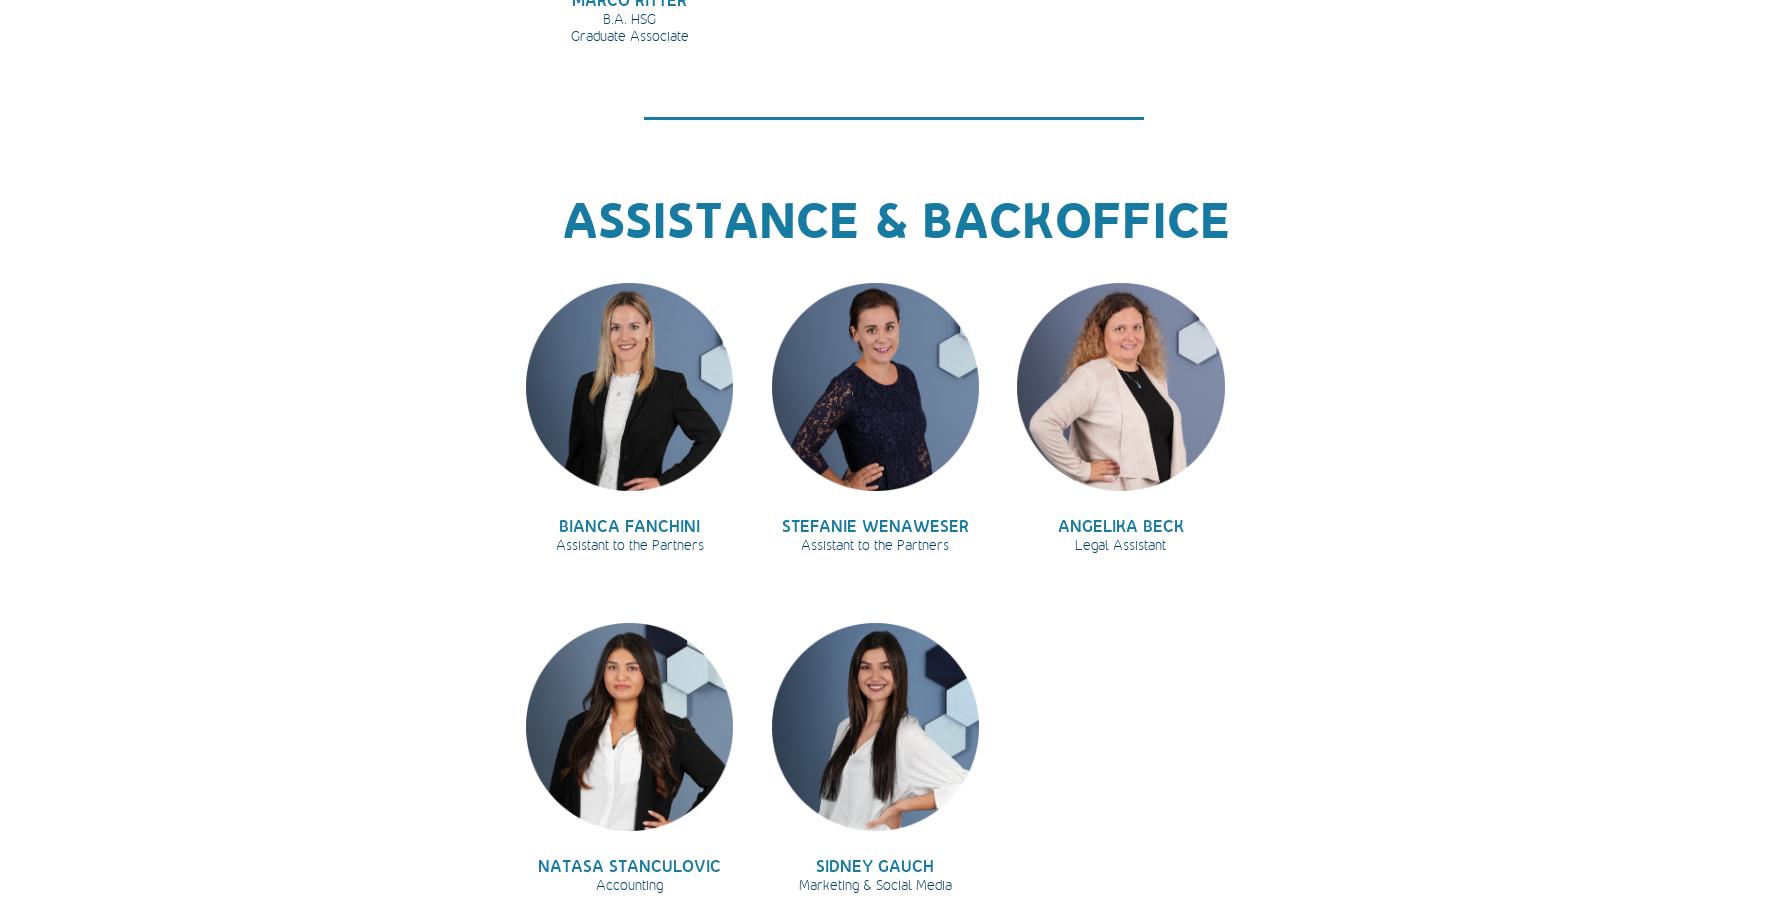 The height and width of the screenshot is (919, 1792). I want to click on 'Legal Assistant', so click(1120, 543).